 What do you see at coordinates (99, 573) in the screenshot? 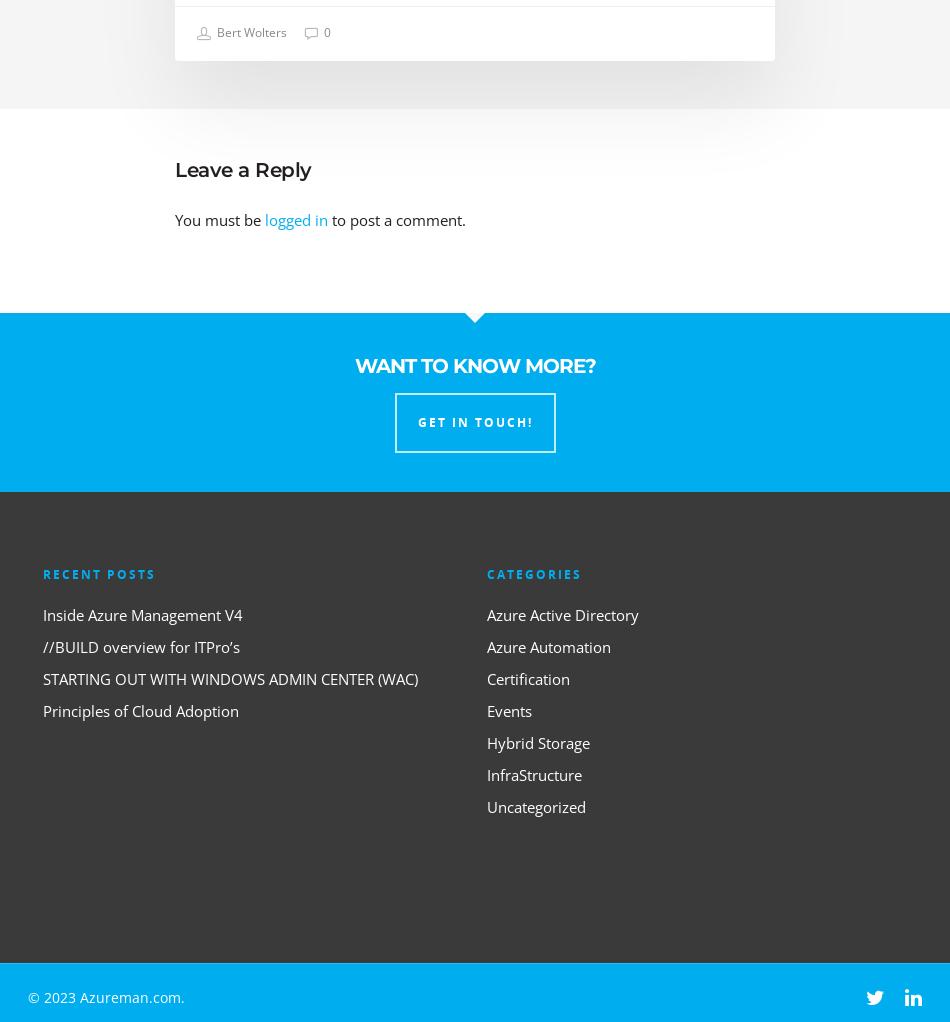
I see `'Recent Posts'` at bounding box center [99, 573].